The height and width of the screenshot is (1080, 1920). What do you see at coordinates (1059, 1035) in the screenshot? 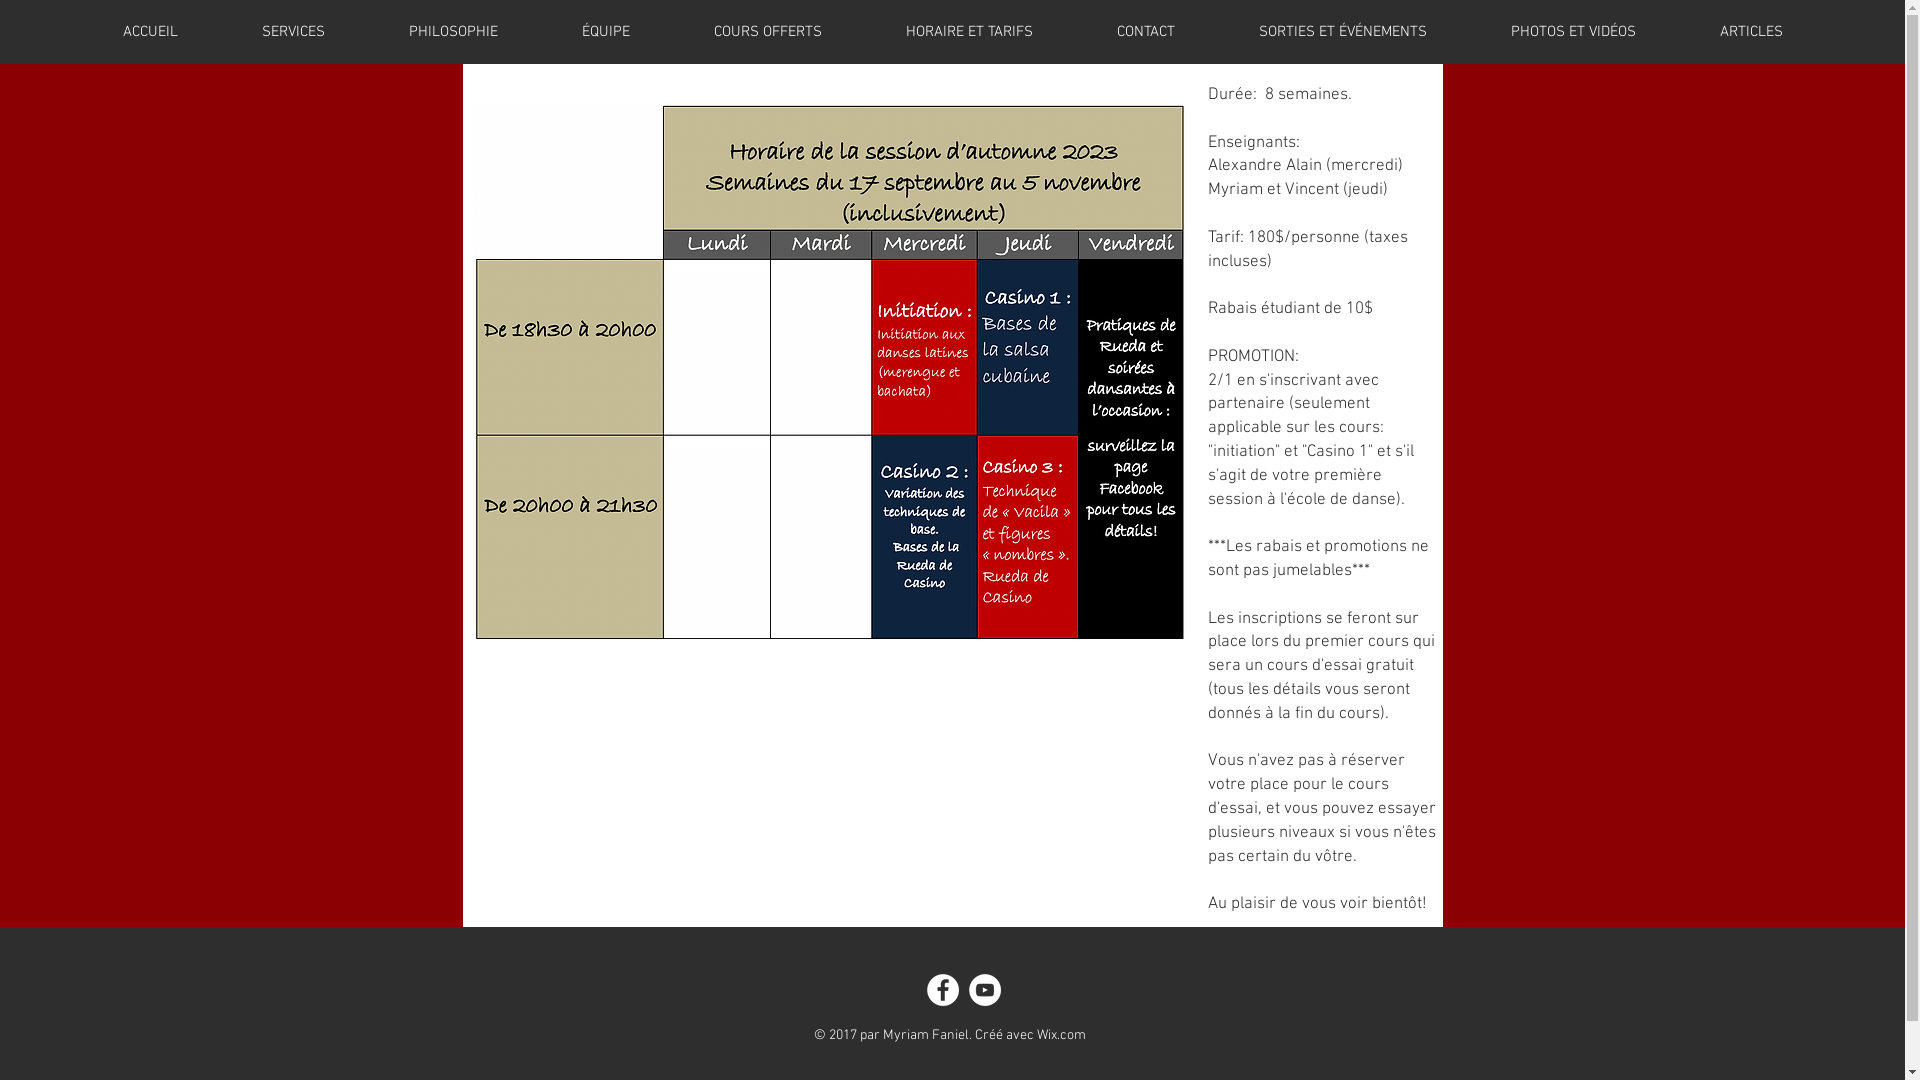
I see `'Wix.com'` at bounding box center [1059, 1035].